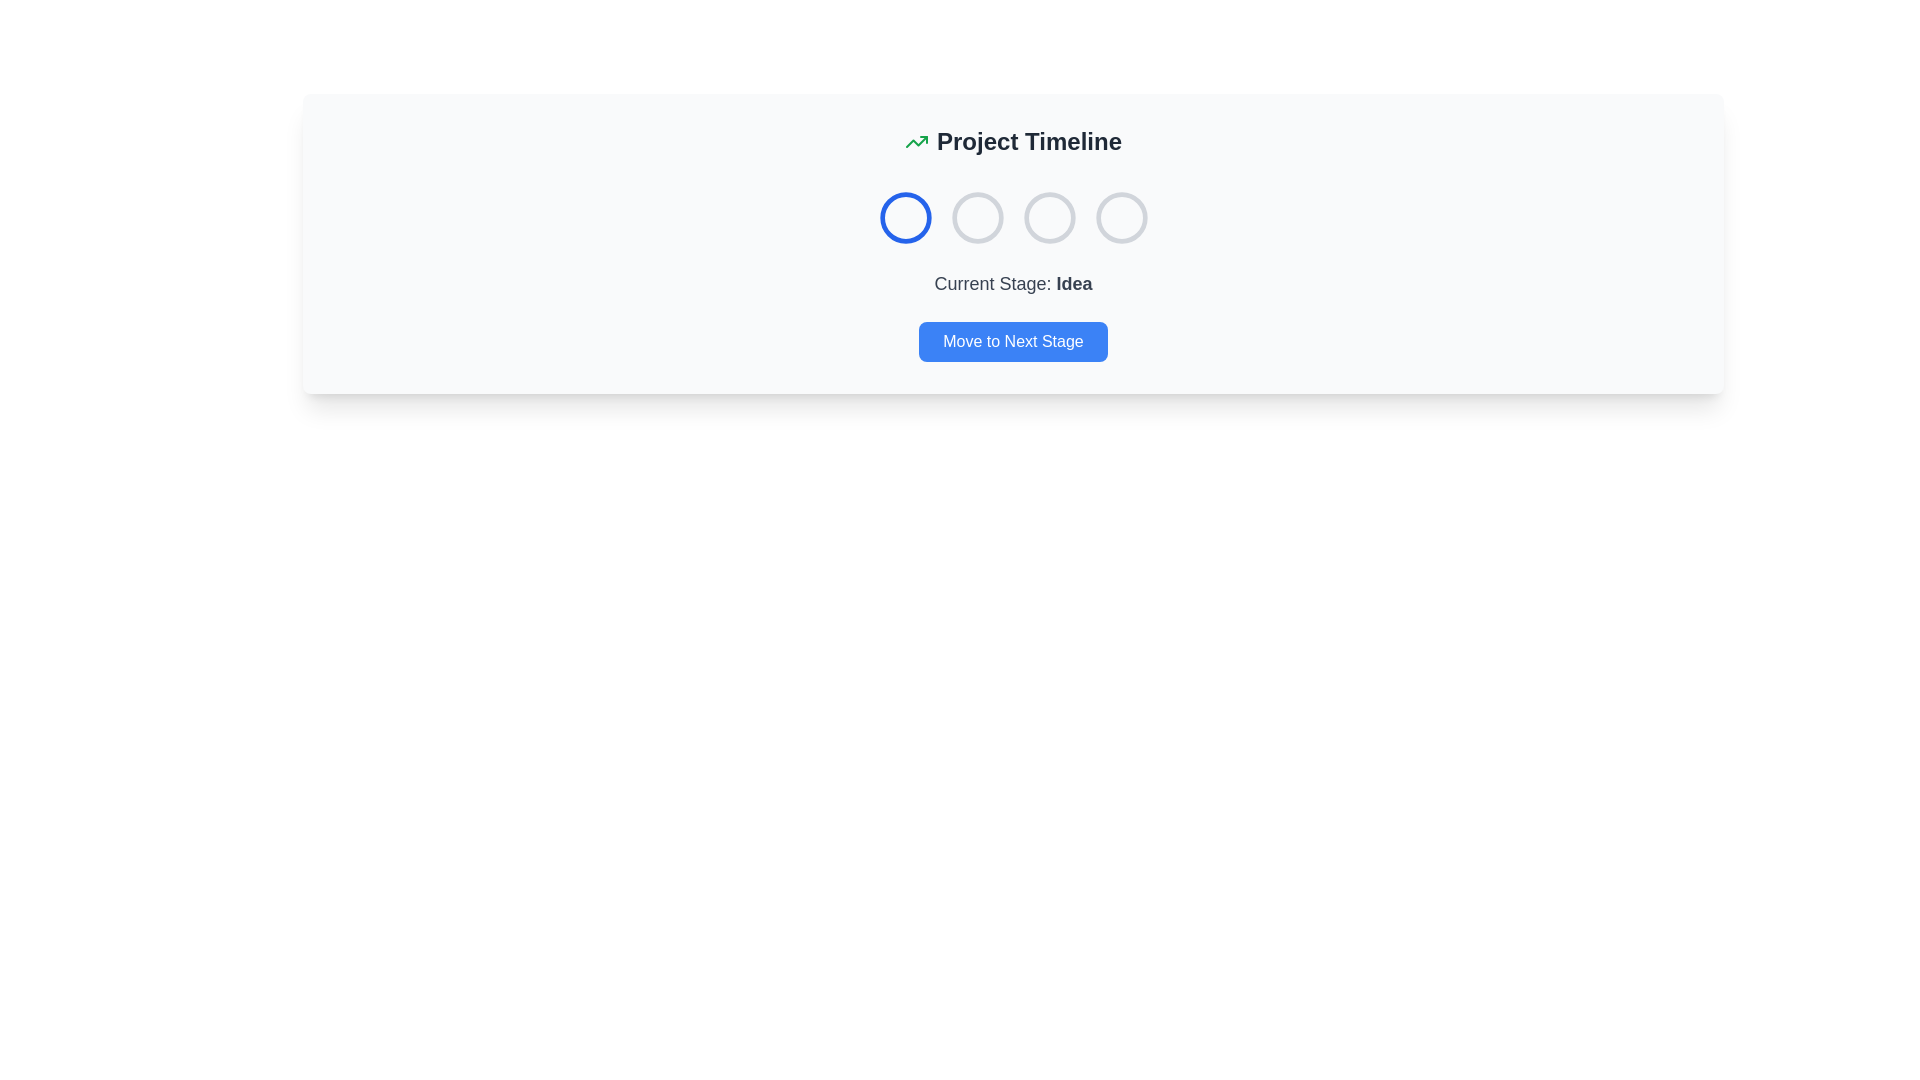 This screenshot has height=1080, width=1920. I want to click on the informative label that indicates the current stage as 'Idea', located centrally under the progress stage icons and above the 'Move to Next Stage' button, so click(1013, 284).